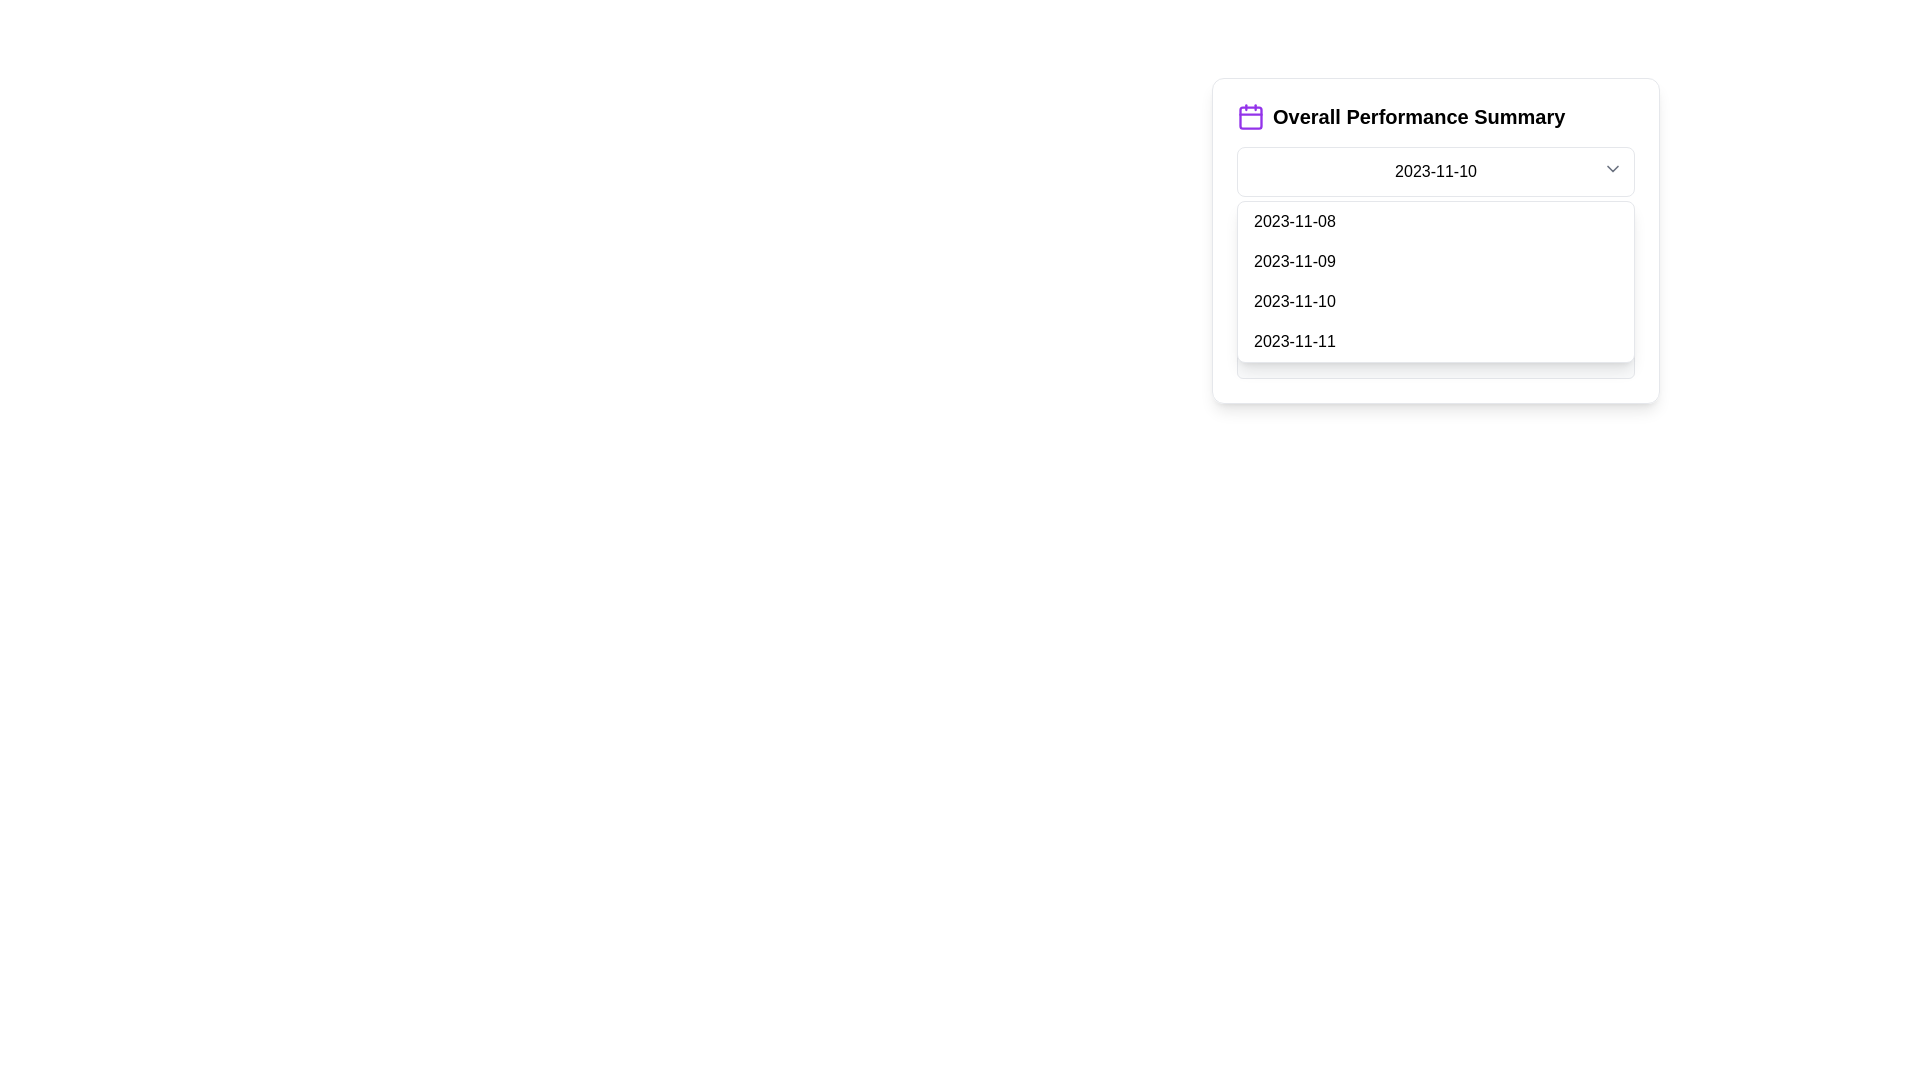 The image size is (1920, 1080). I want to click on the small white rectangular area within the purple calendar icon at the top-left of the performance summary card, so click(1250, 118).